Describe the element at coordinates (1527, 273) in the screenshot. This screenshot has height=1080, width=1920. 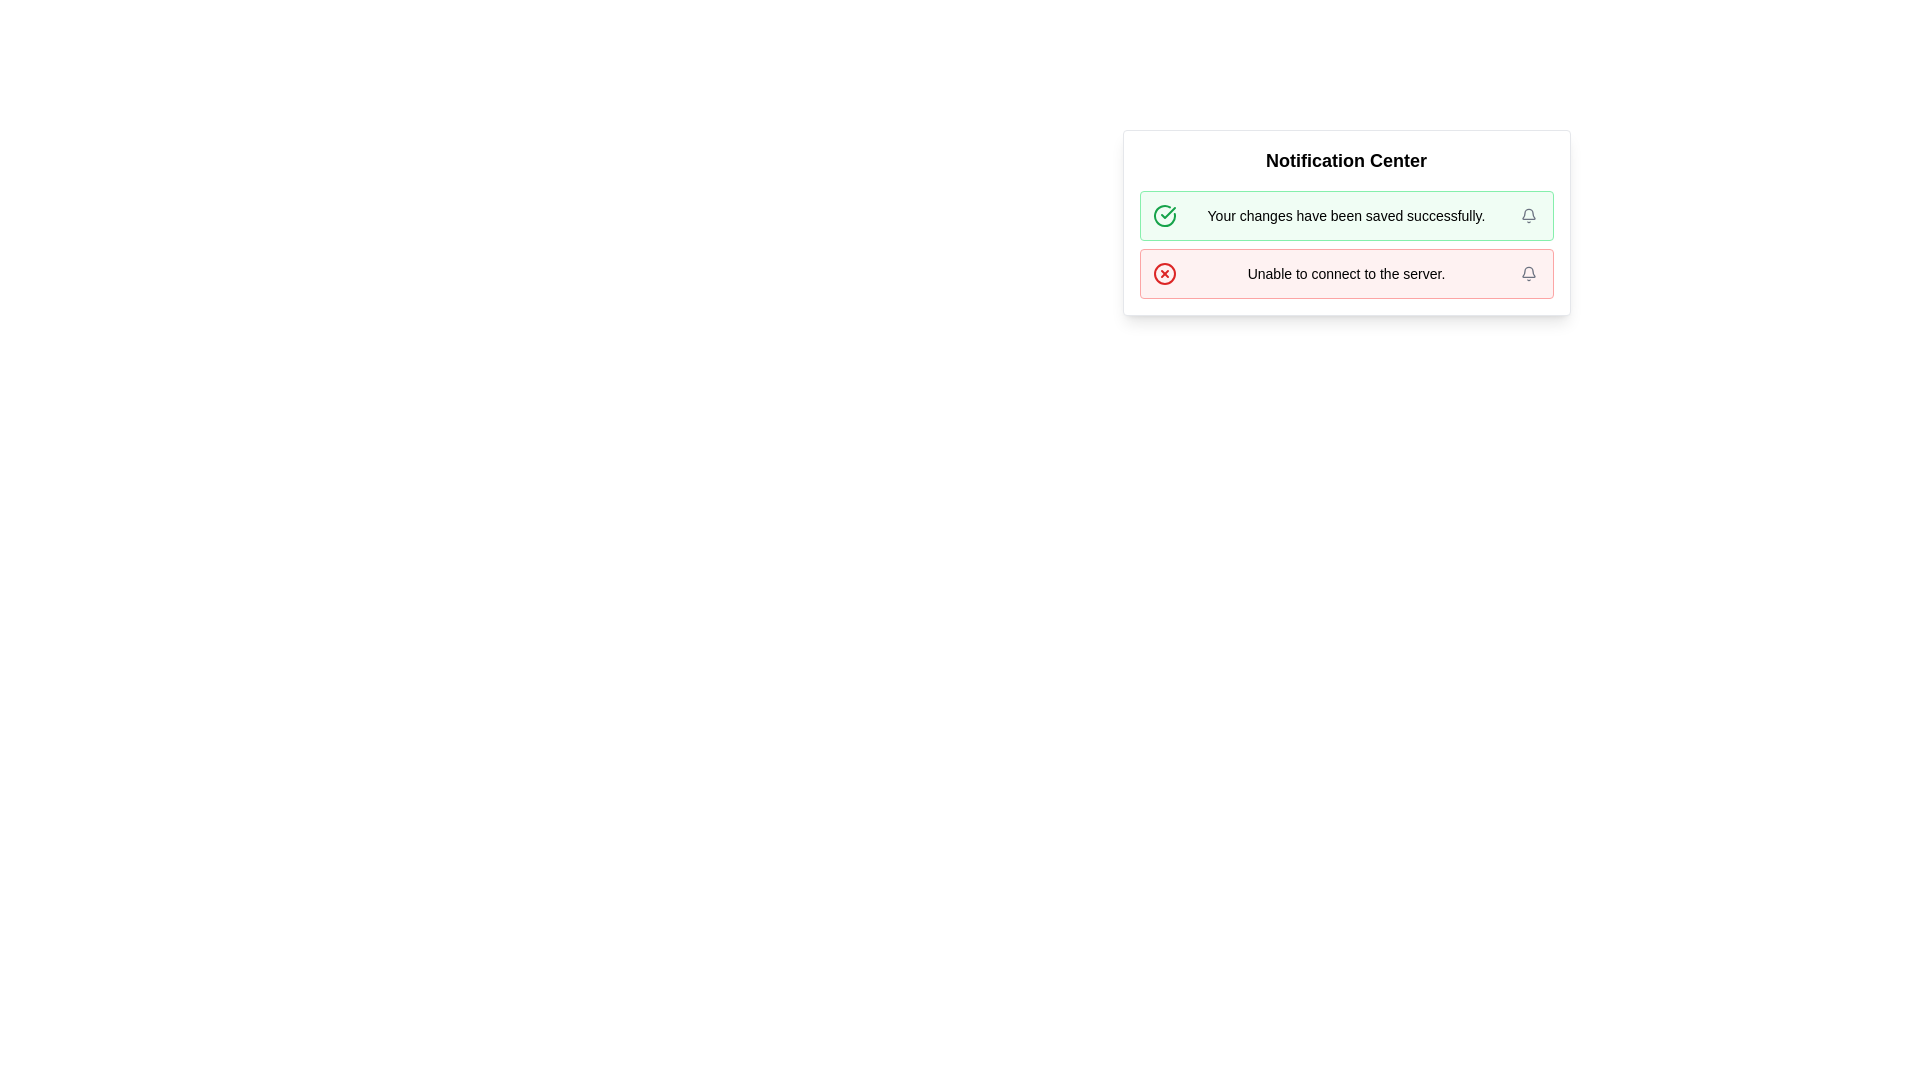
I see `the Icon button located on the rightmost side of the notification box that contains the message 'Unable to connect to the server'` at that location.